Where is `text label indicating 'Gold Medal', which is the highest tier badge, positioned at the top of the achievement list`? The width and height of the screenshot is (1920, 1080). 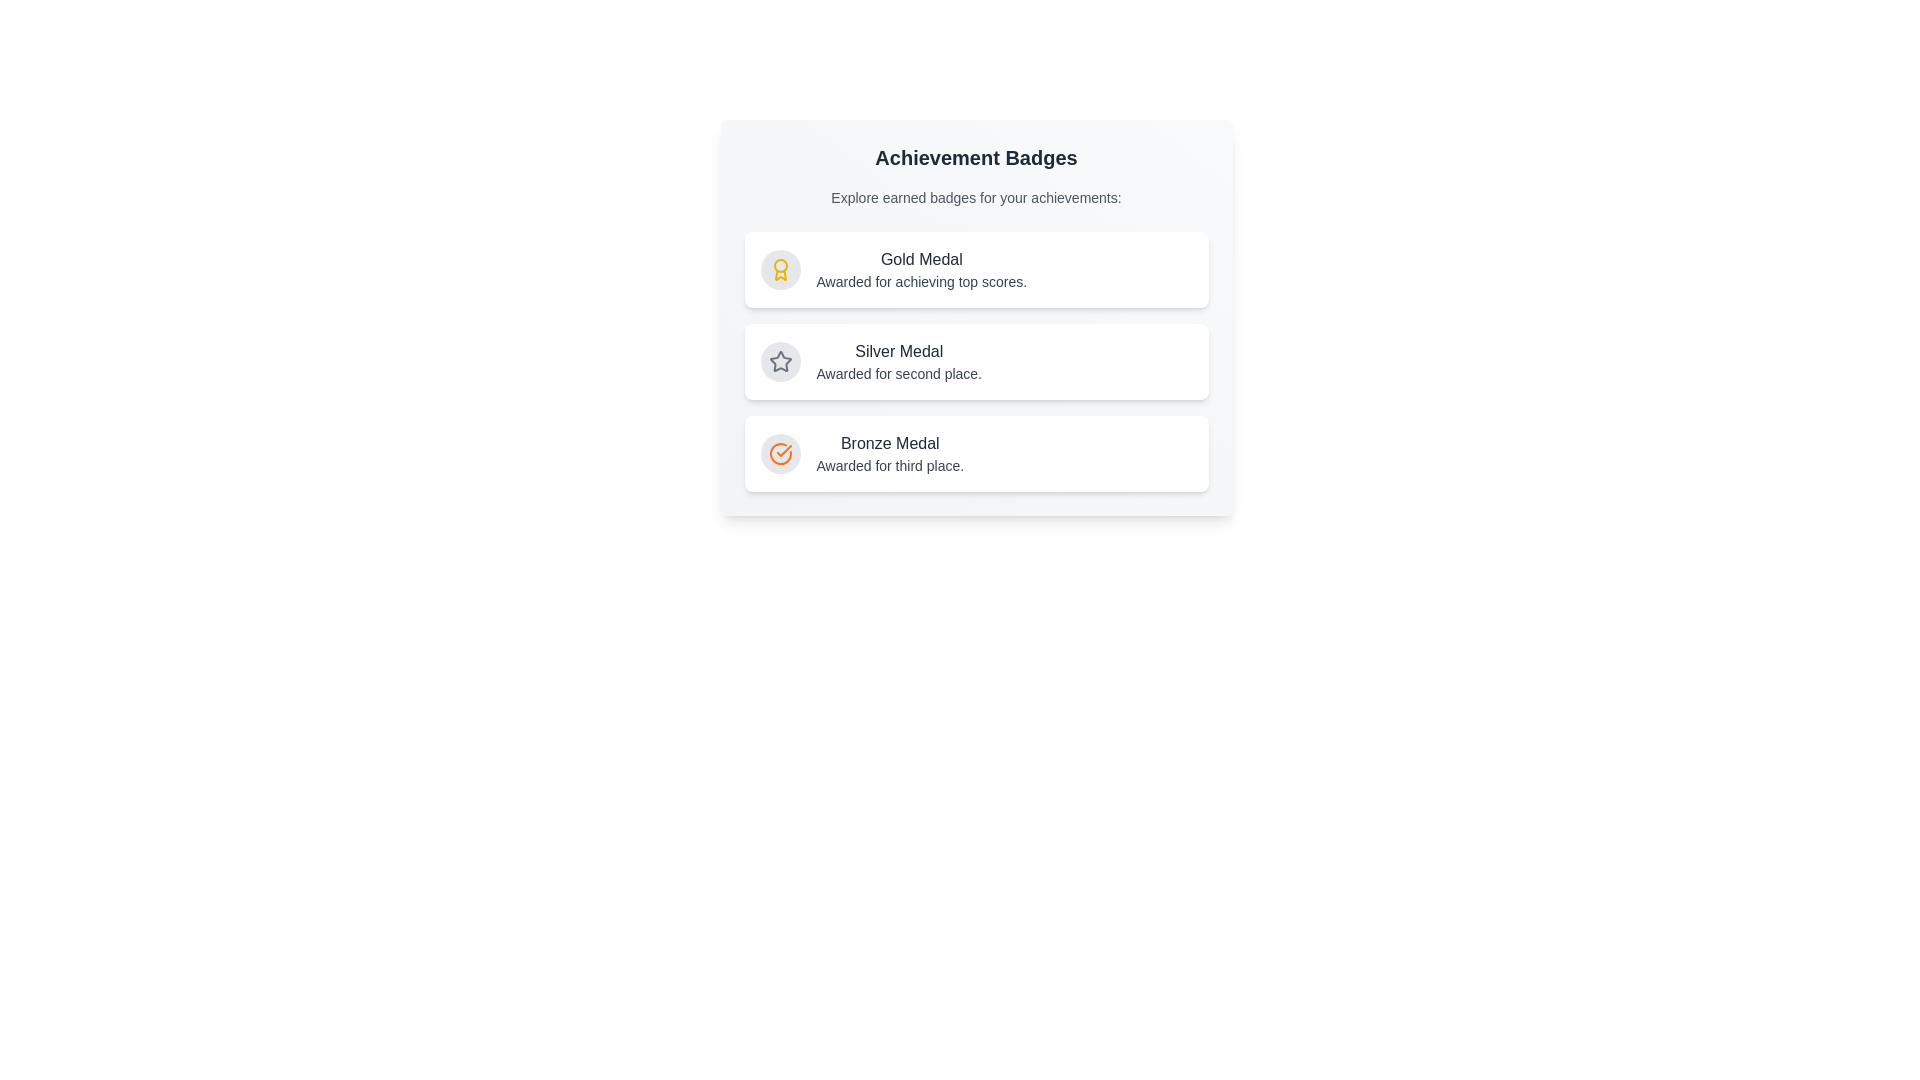
text label indicating 'Gold Medal', which is the highest tier badge, positioned at the top of the achievement list is located at coordinates (920, 258).